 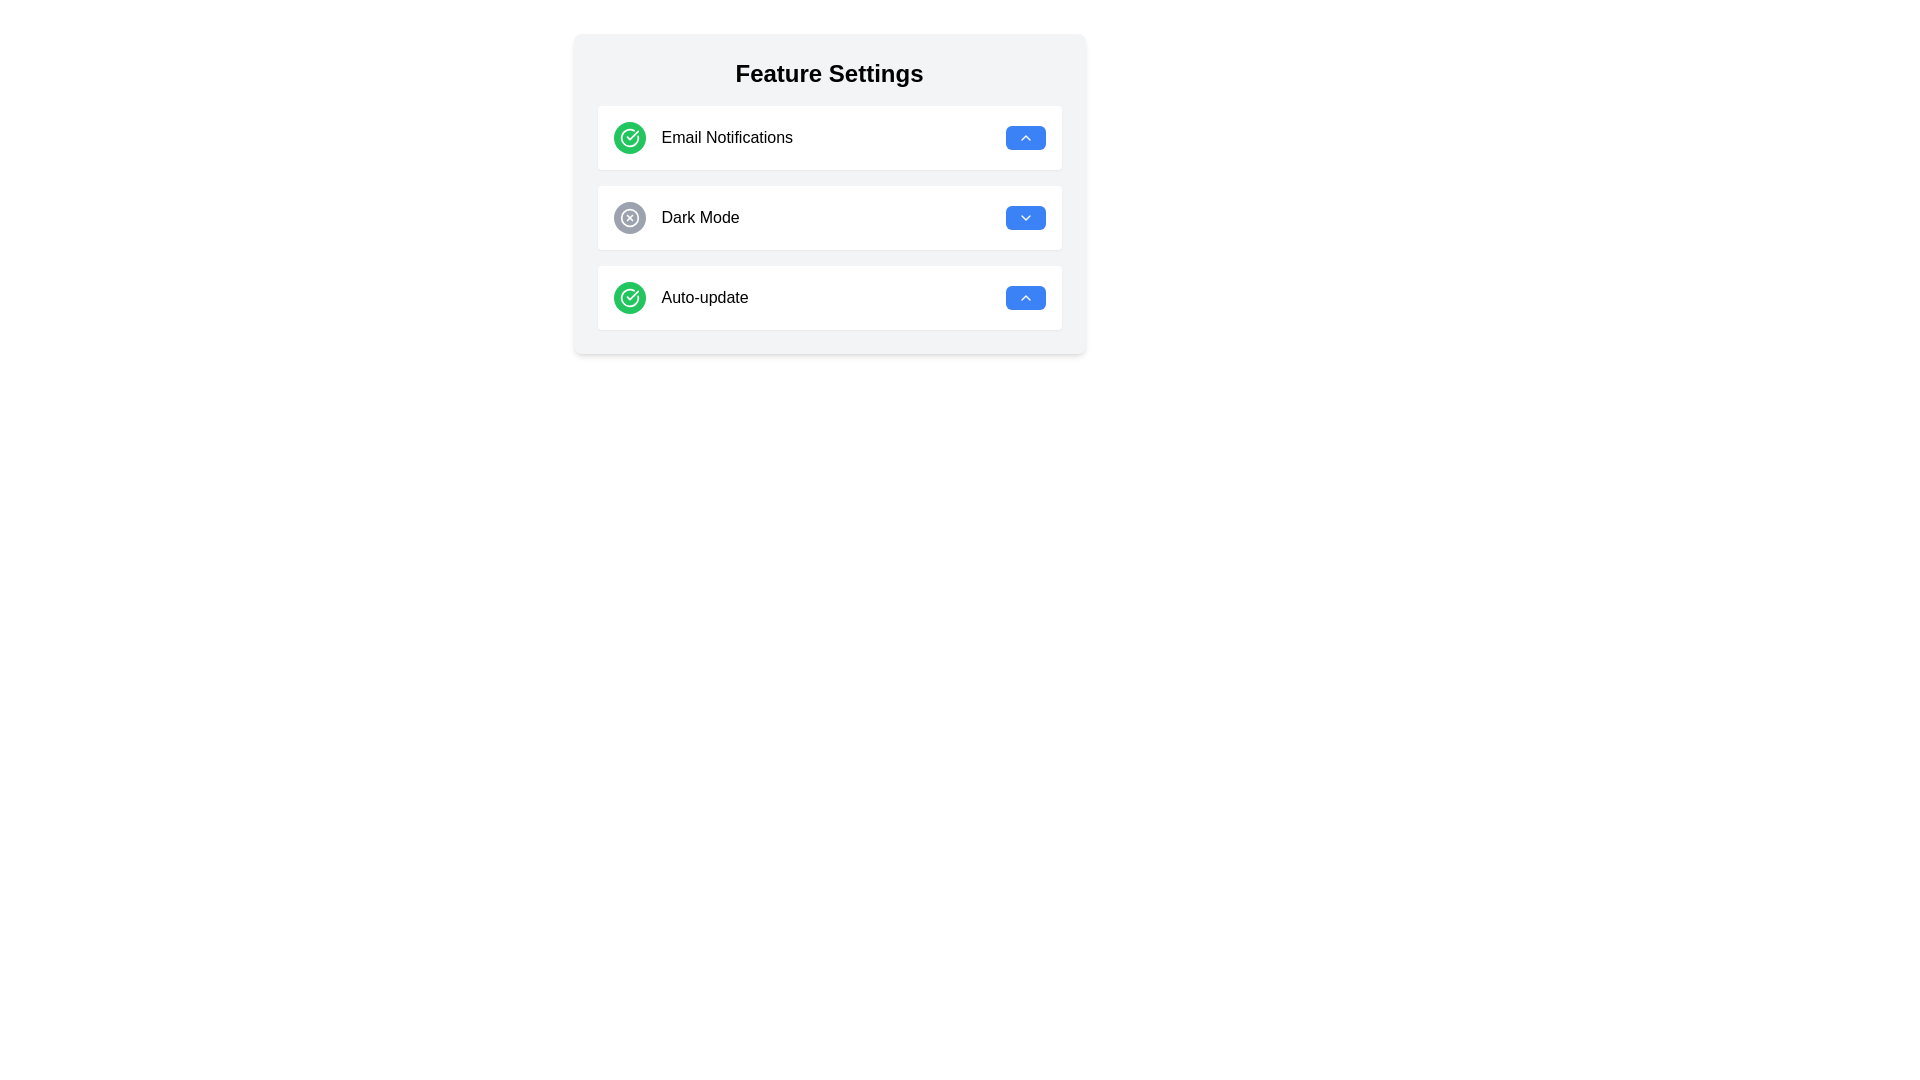 What do you see at coordinates (628, 297) in the screenshot?
I see `the green circular status indicator with a white checkmark, located to the left of the 'Auto-update' label` at bounding box center [628, 297].